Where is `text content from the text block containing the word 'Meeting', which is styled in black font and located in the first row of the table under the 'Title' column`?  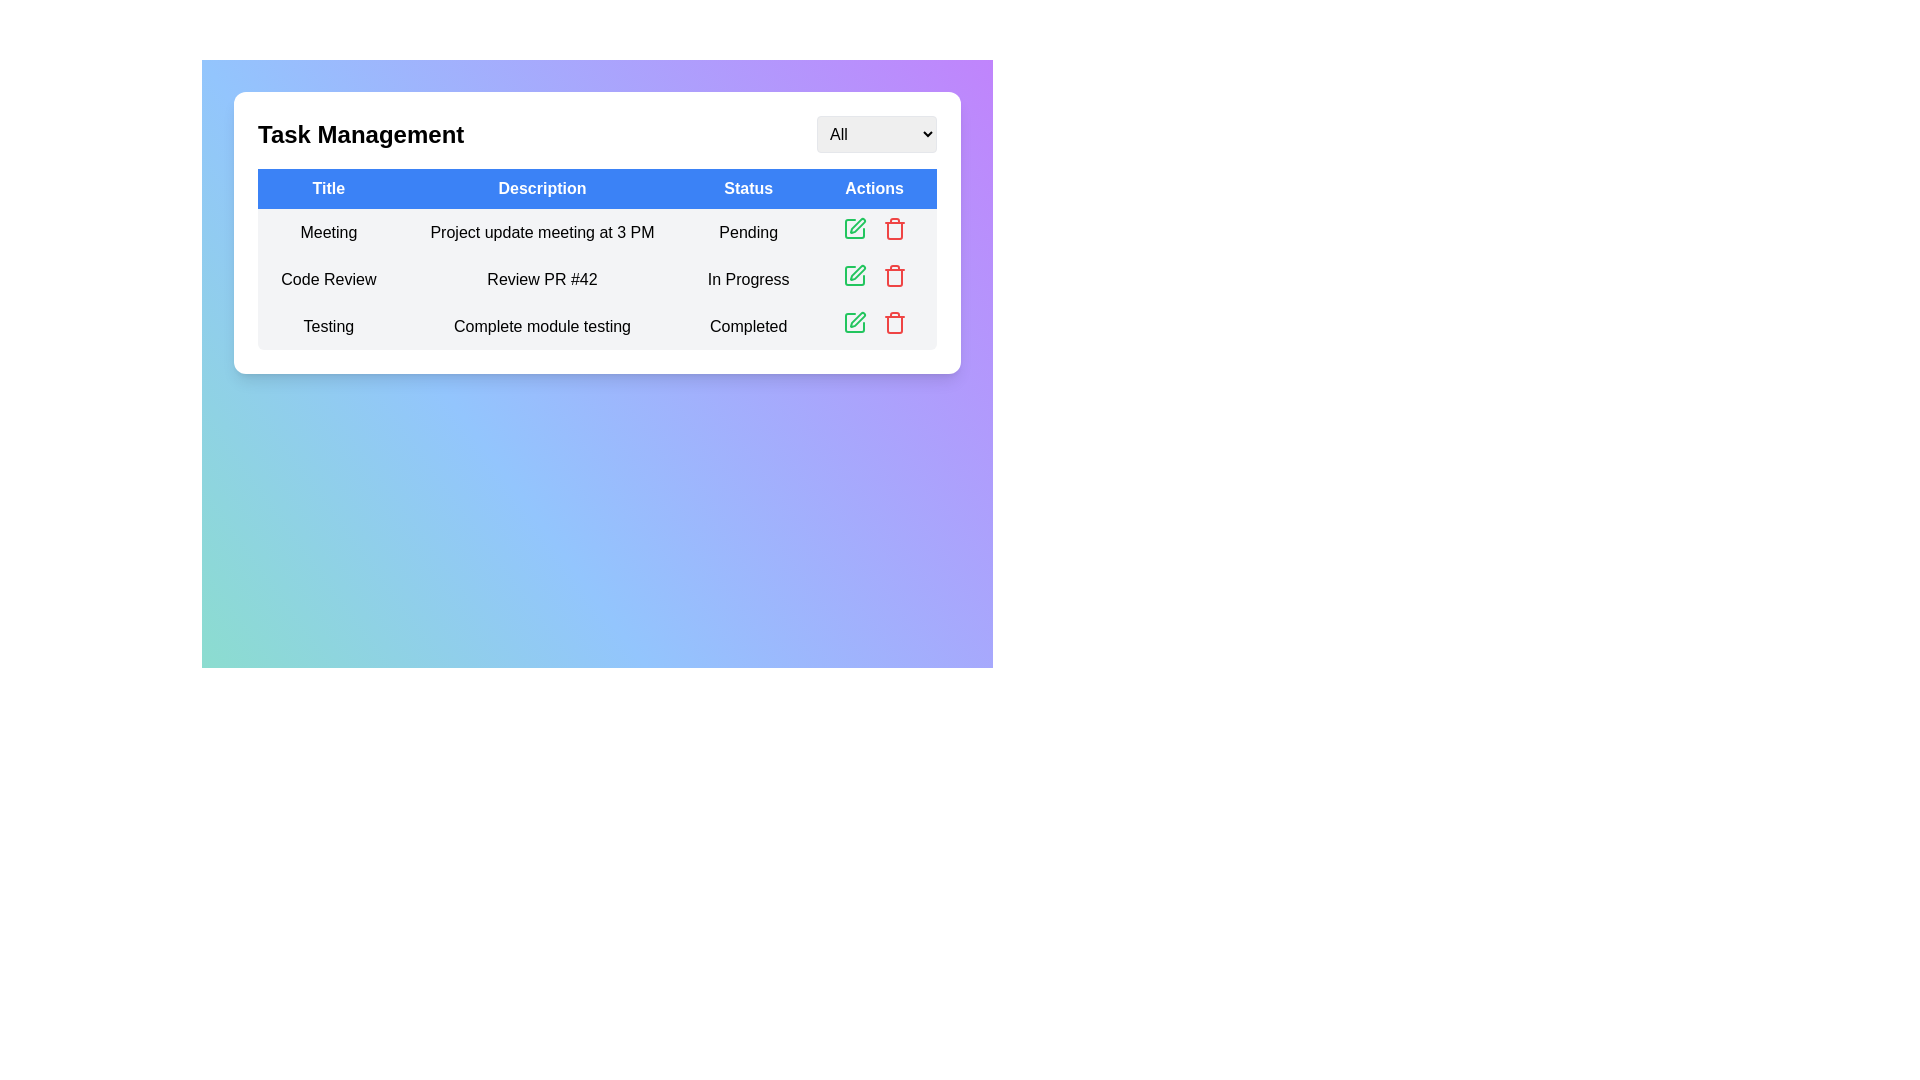
text content from the text block containing the word 'Meeting', which is styled in black font and located in the first row of the table under the 'Title' column is located at coordinates (328, 231).